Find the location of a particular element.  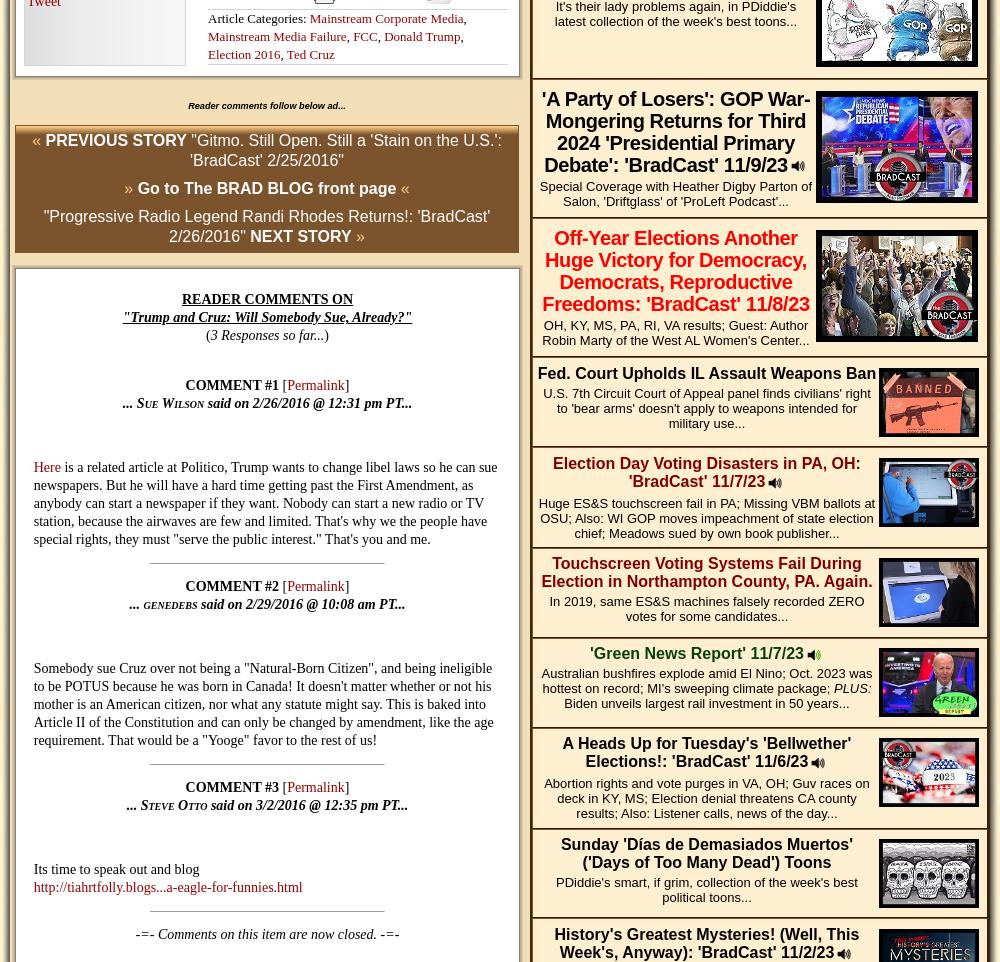

'Huge ES&S touchscreen fail in PA; Missing VBM ballots at OSU; Also: WI GOP moves impeachment of state election chief; Meadows sued by own book publisher...' is located at coordinates (705, 516).